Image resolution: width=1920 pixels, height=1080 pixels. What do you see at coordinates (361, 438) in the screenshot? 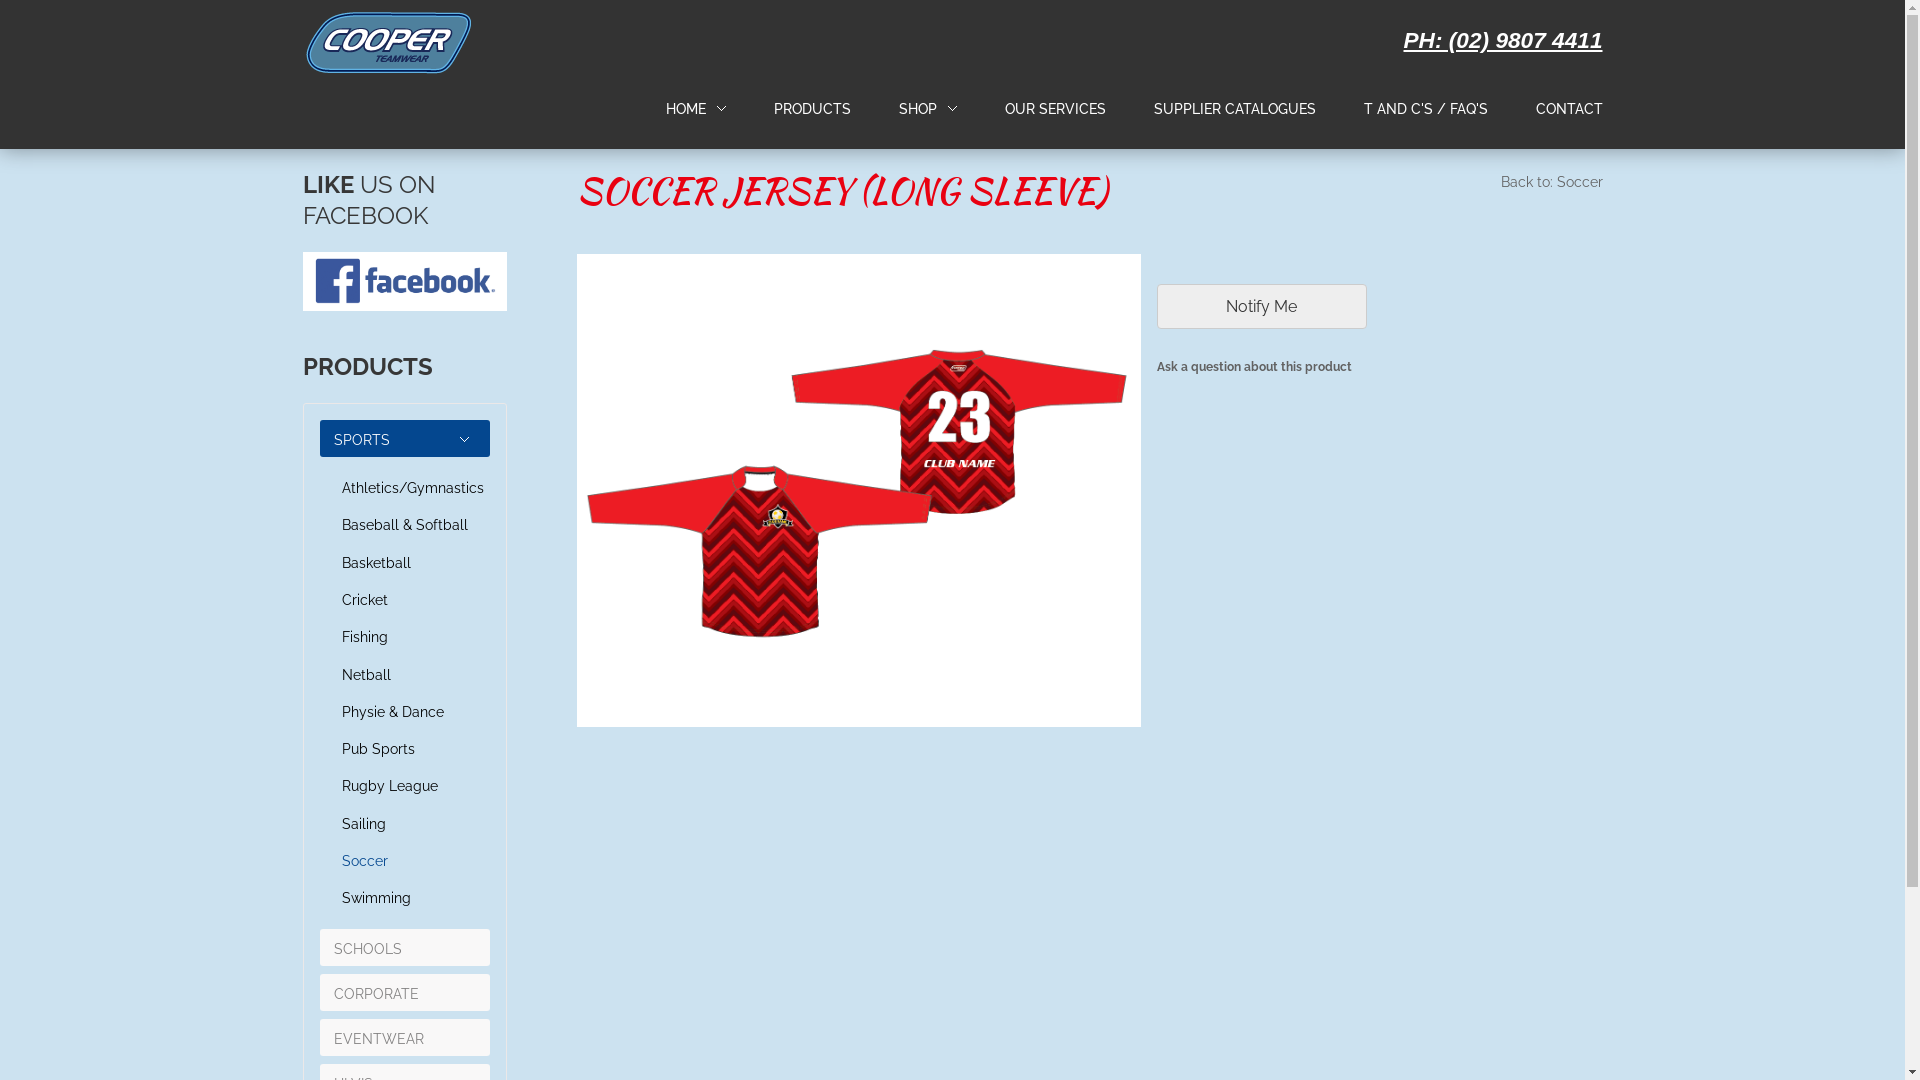
I see `'SPORTS'` at bounding box center [361, 438].